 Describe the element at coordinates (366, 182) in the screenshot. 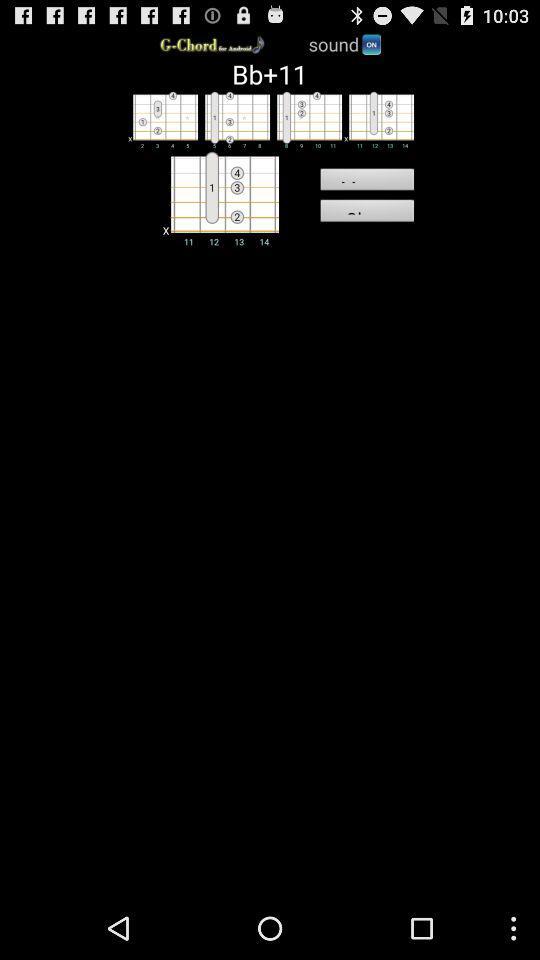

I see `the memo` at that location.